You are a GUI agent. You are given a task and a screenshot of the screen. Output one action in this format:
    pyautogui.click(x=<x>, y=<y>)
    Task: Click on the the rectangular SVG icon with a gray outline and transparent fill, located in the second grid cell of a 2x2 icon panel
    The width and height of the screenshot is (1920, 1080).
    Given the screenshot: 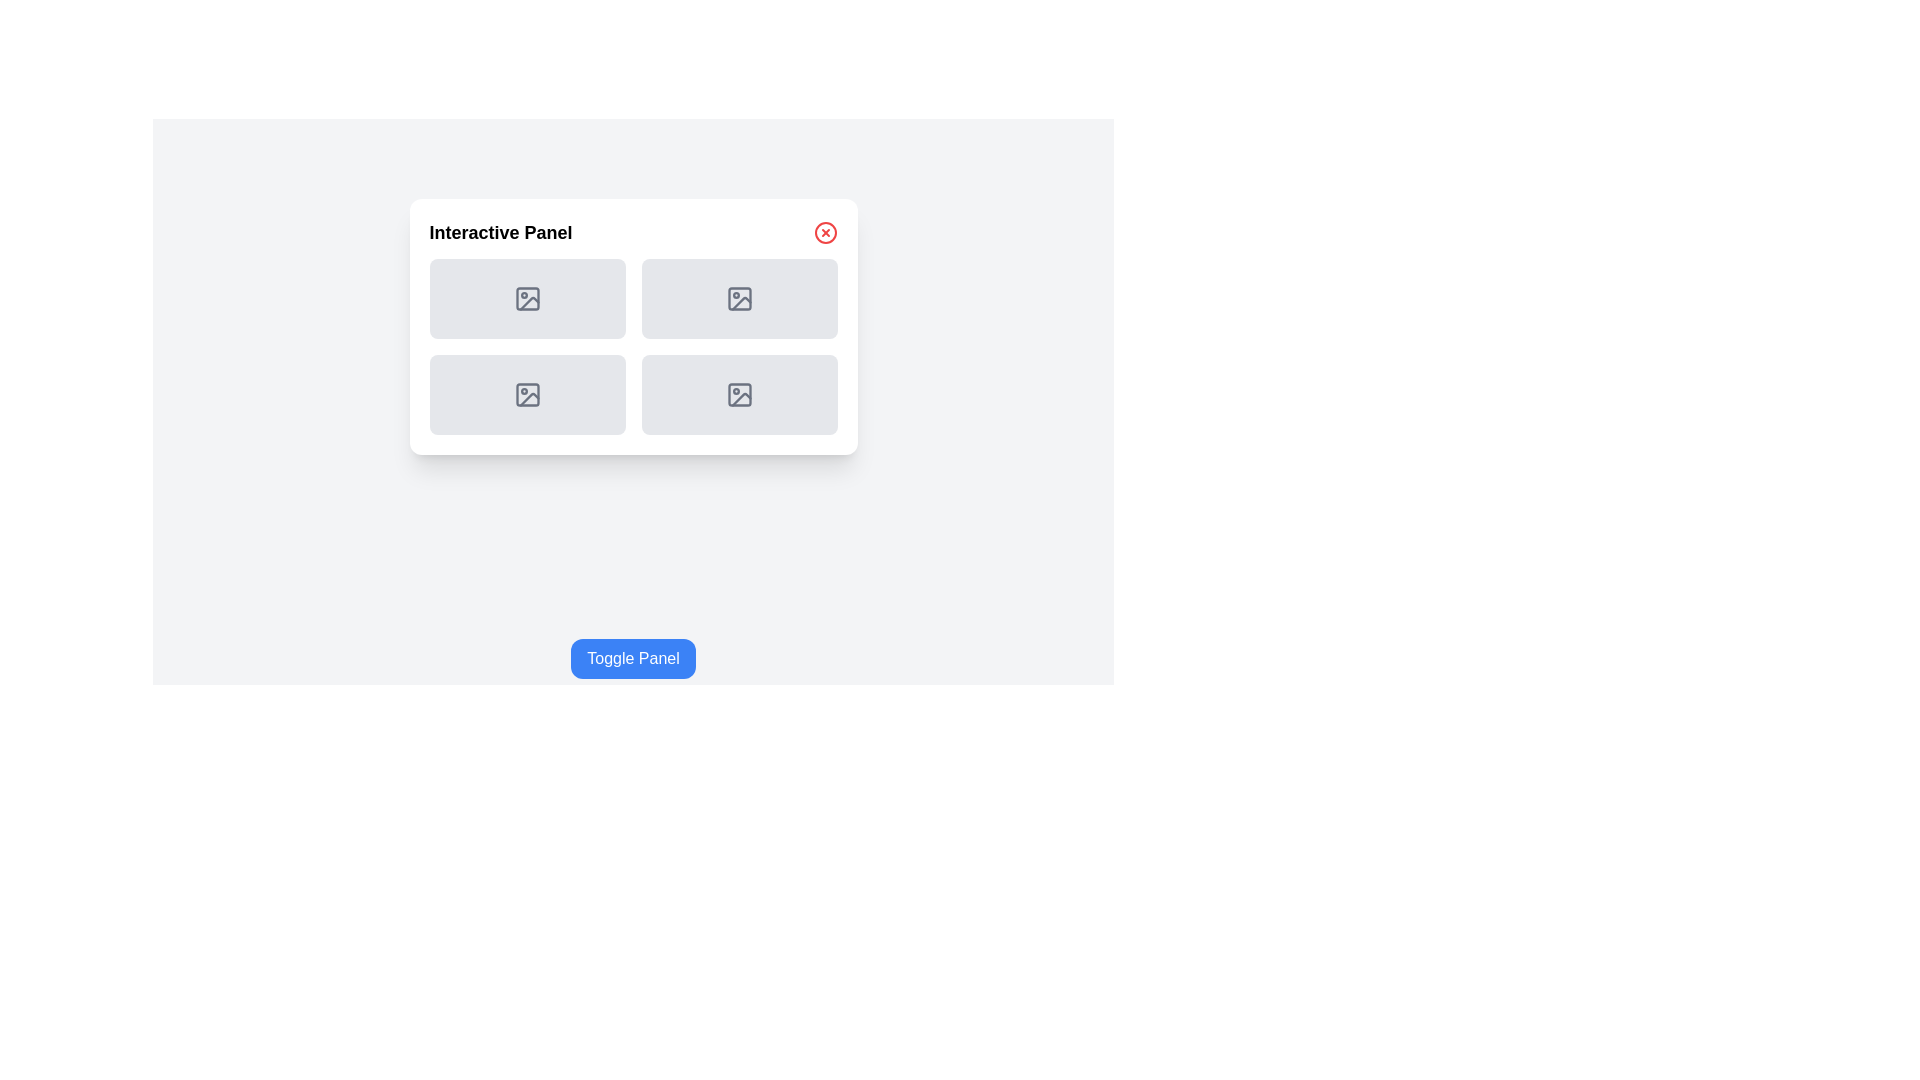 What is the action you would take?
    pyautogui.click(x=738, y=299)
    